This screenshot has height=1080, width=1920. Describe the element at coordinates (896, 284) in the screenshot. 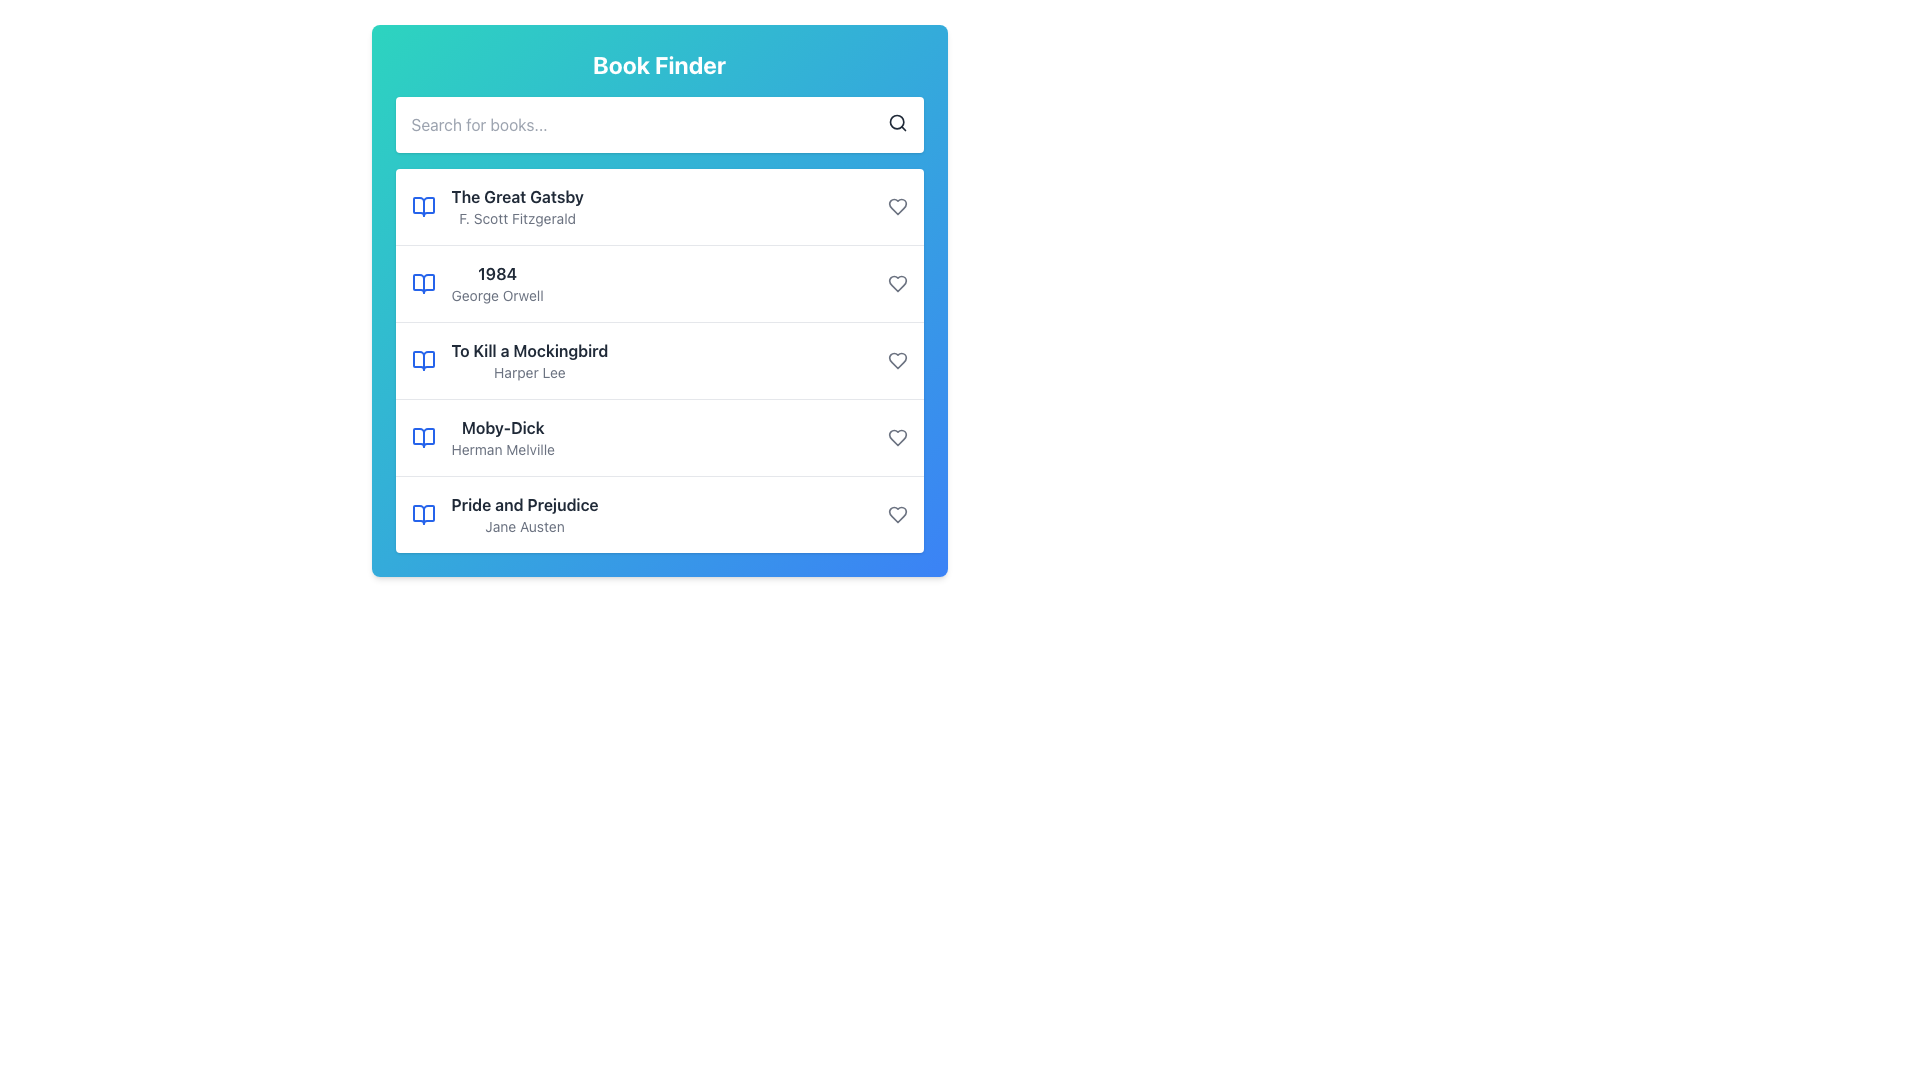

I see `the heart-shaped icon button with a gray outline and white fill, located to the right of the text '1984' by George Orwell` at that location.